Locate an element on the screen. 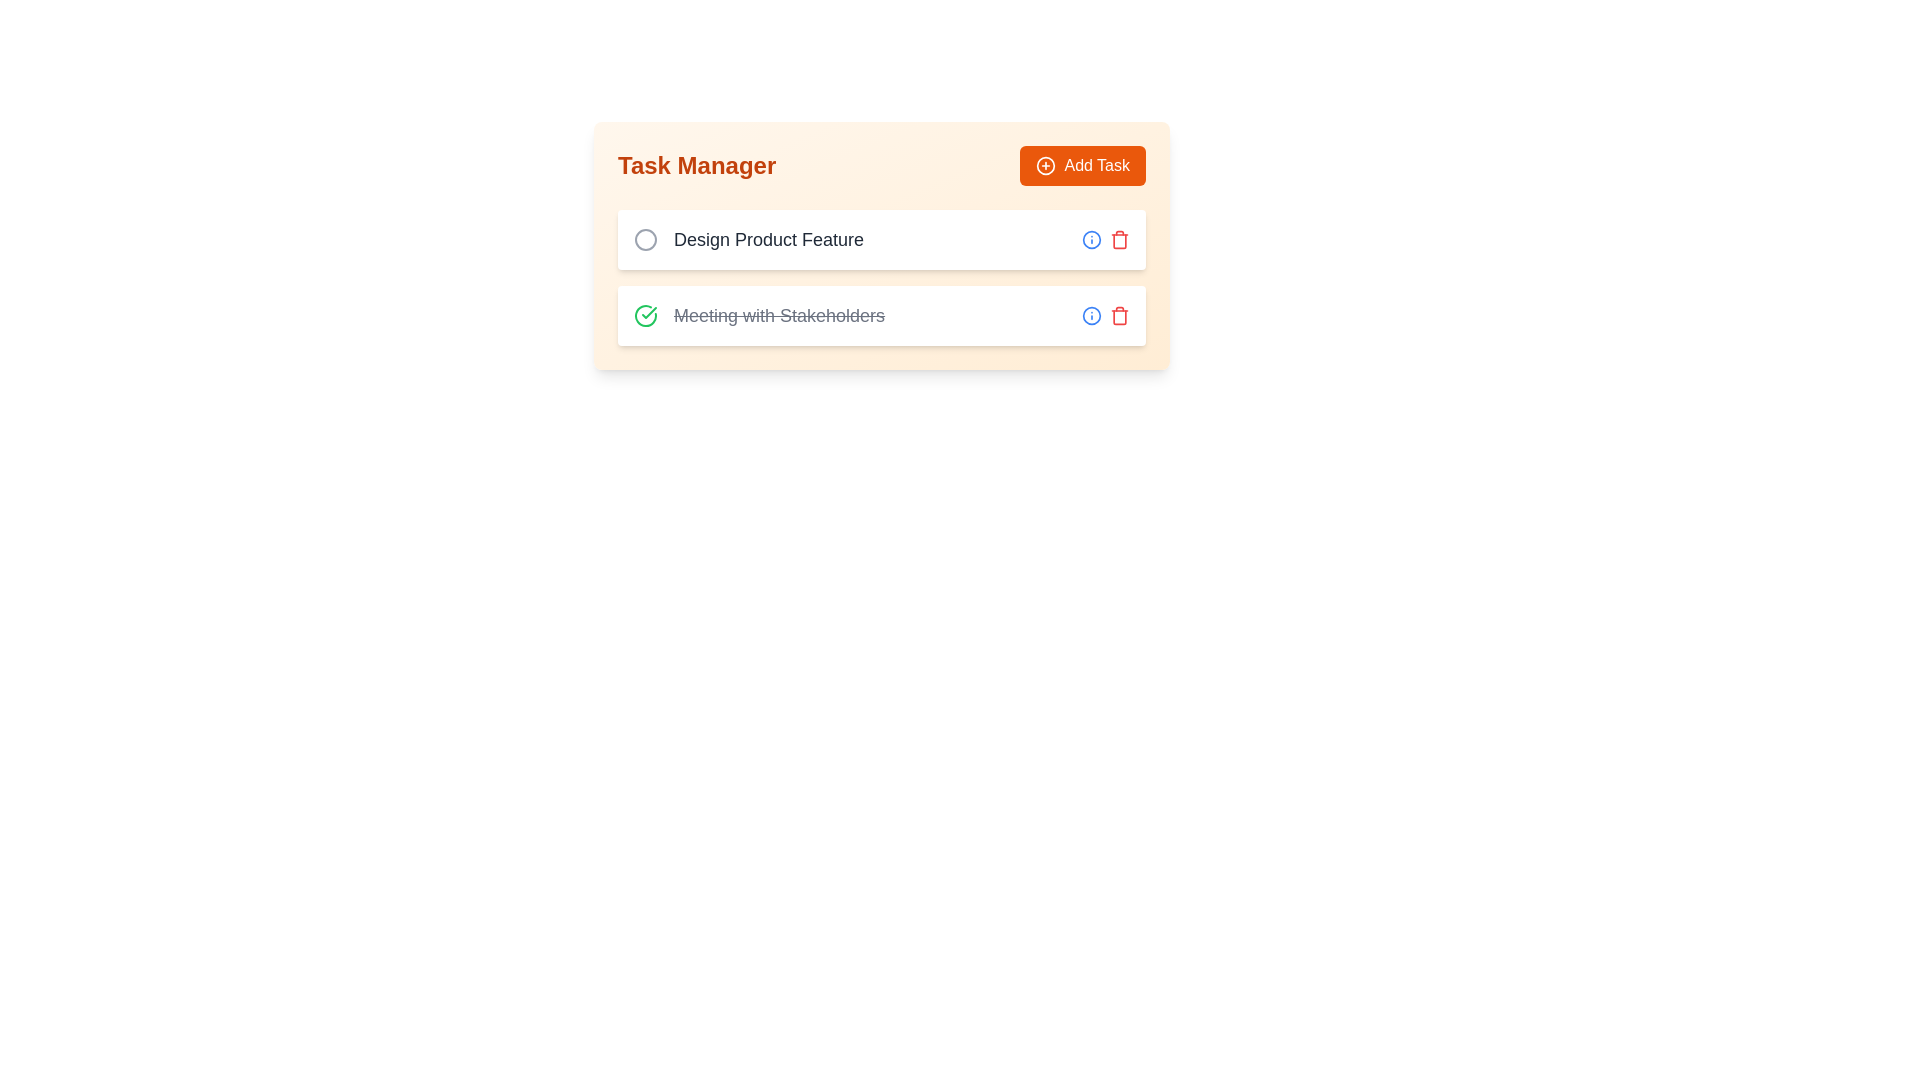  the green circular icon with a checkmark located to the left of the 'Meeting with Stakeholders' text is located at coordinates (646, 315).